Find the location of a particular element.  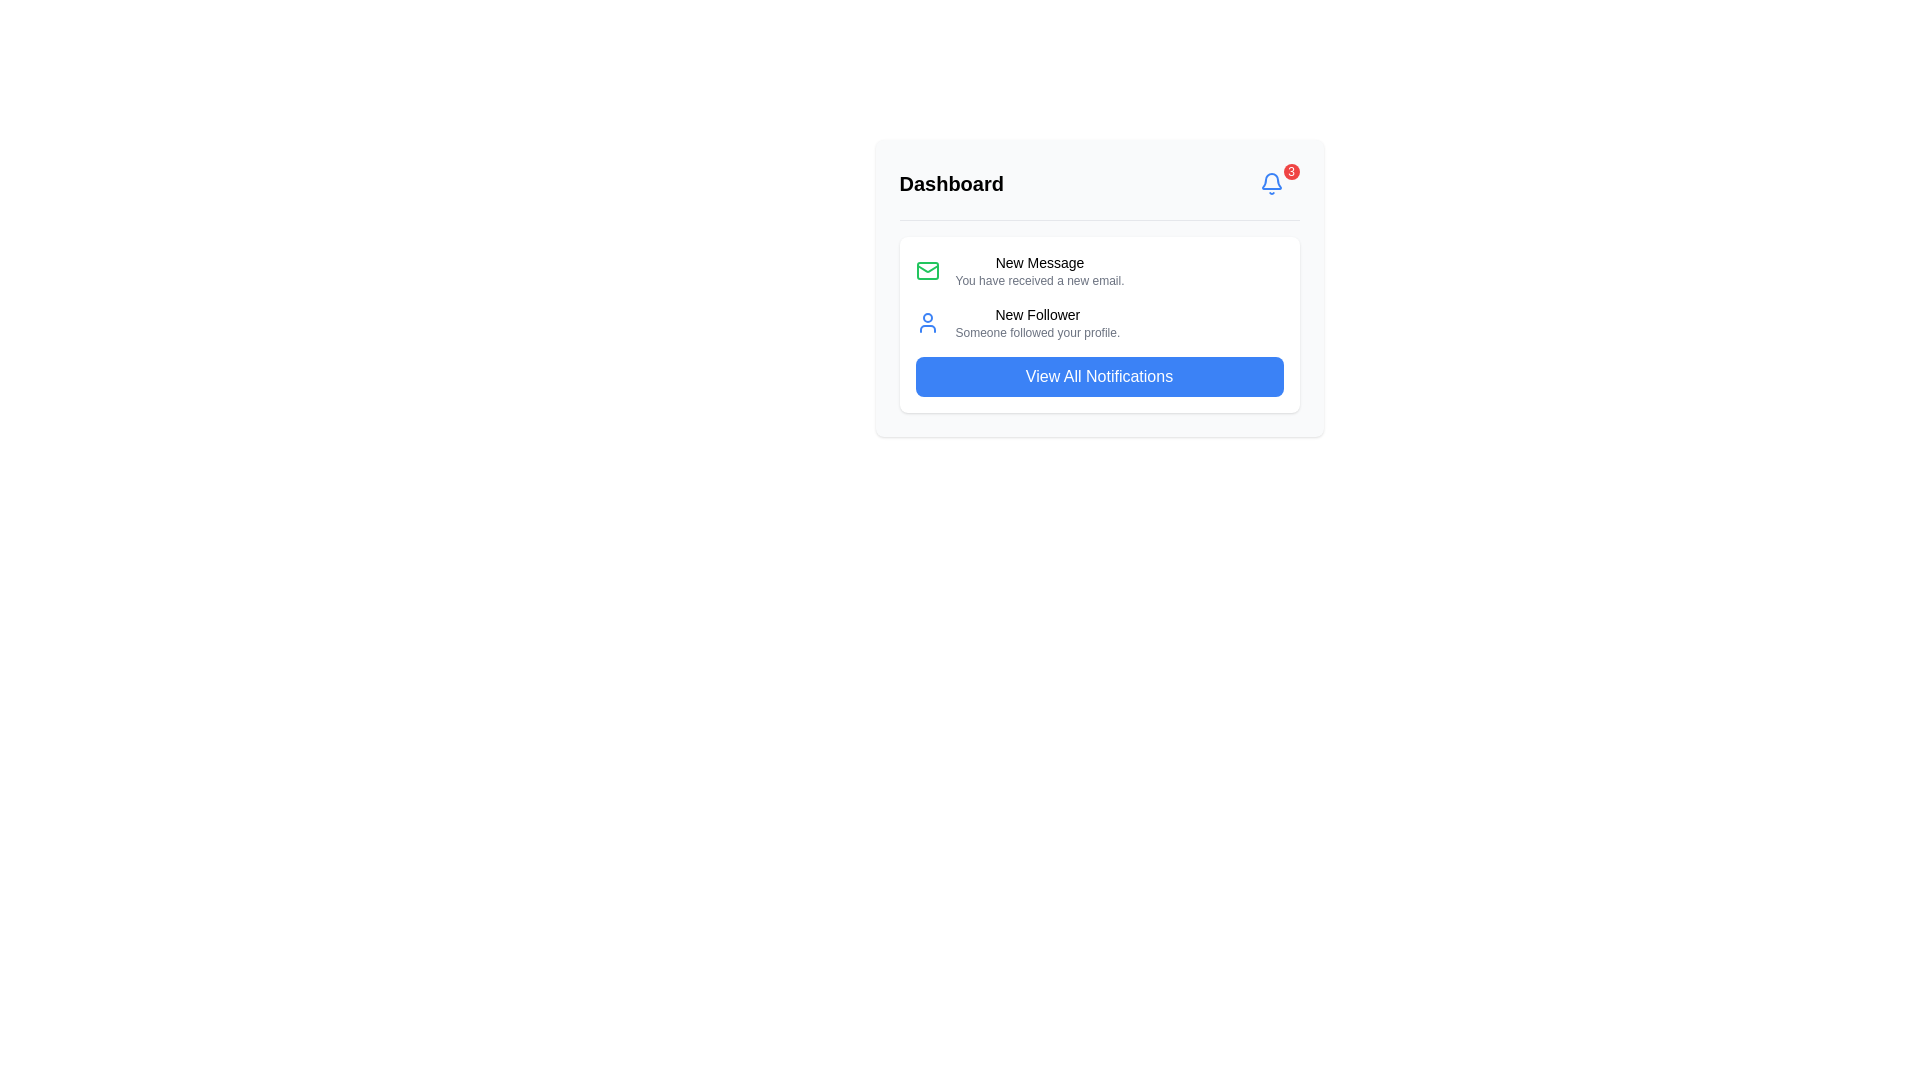

the notification text indicating that someone has followed the user's profile is located at coordinates (1037, 322).